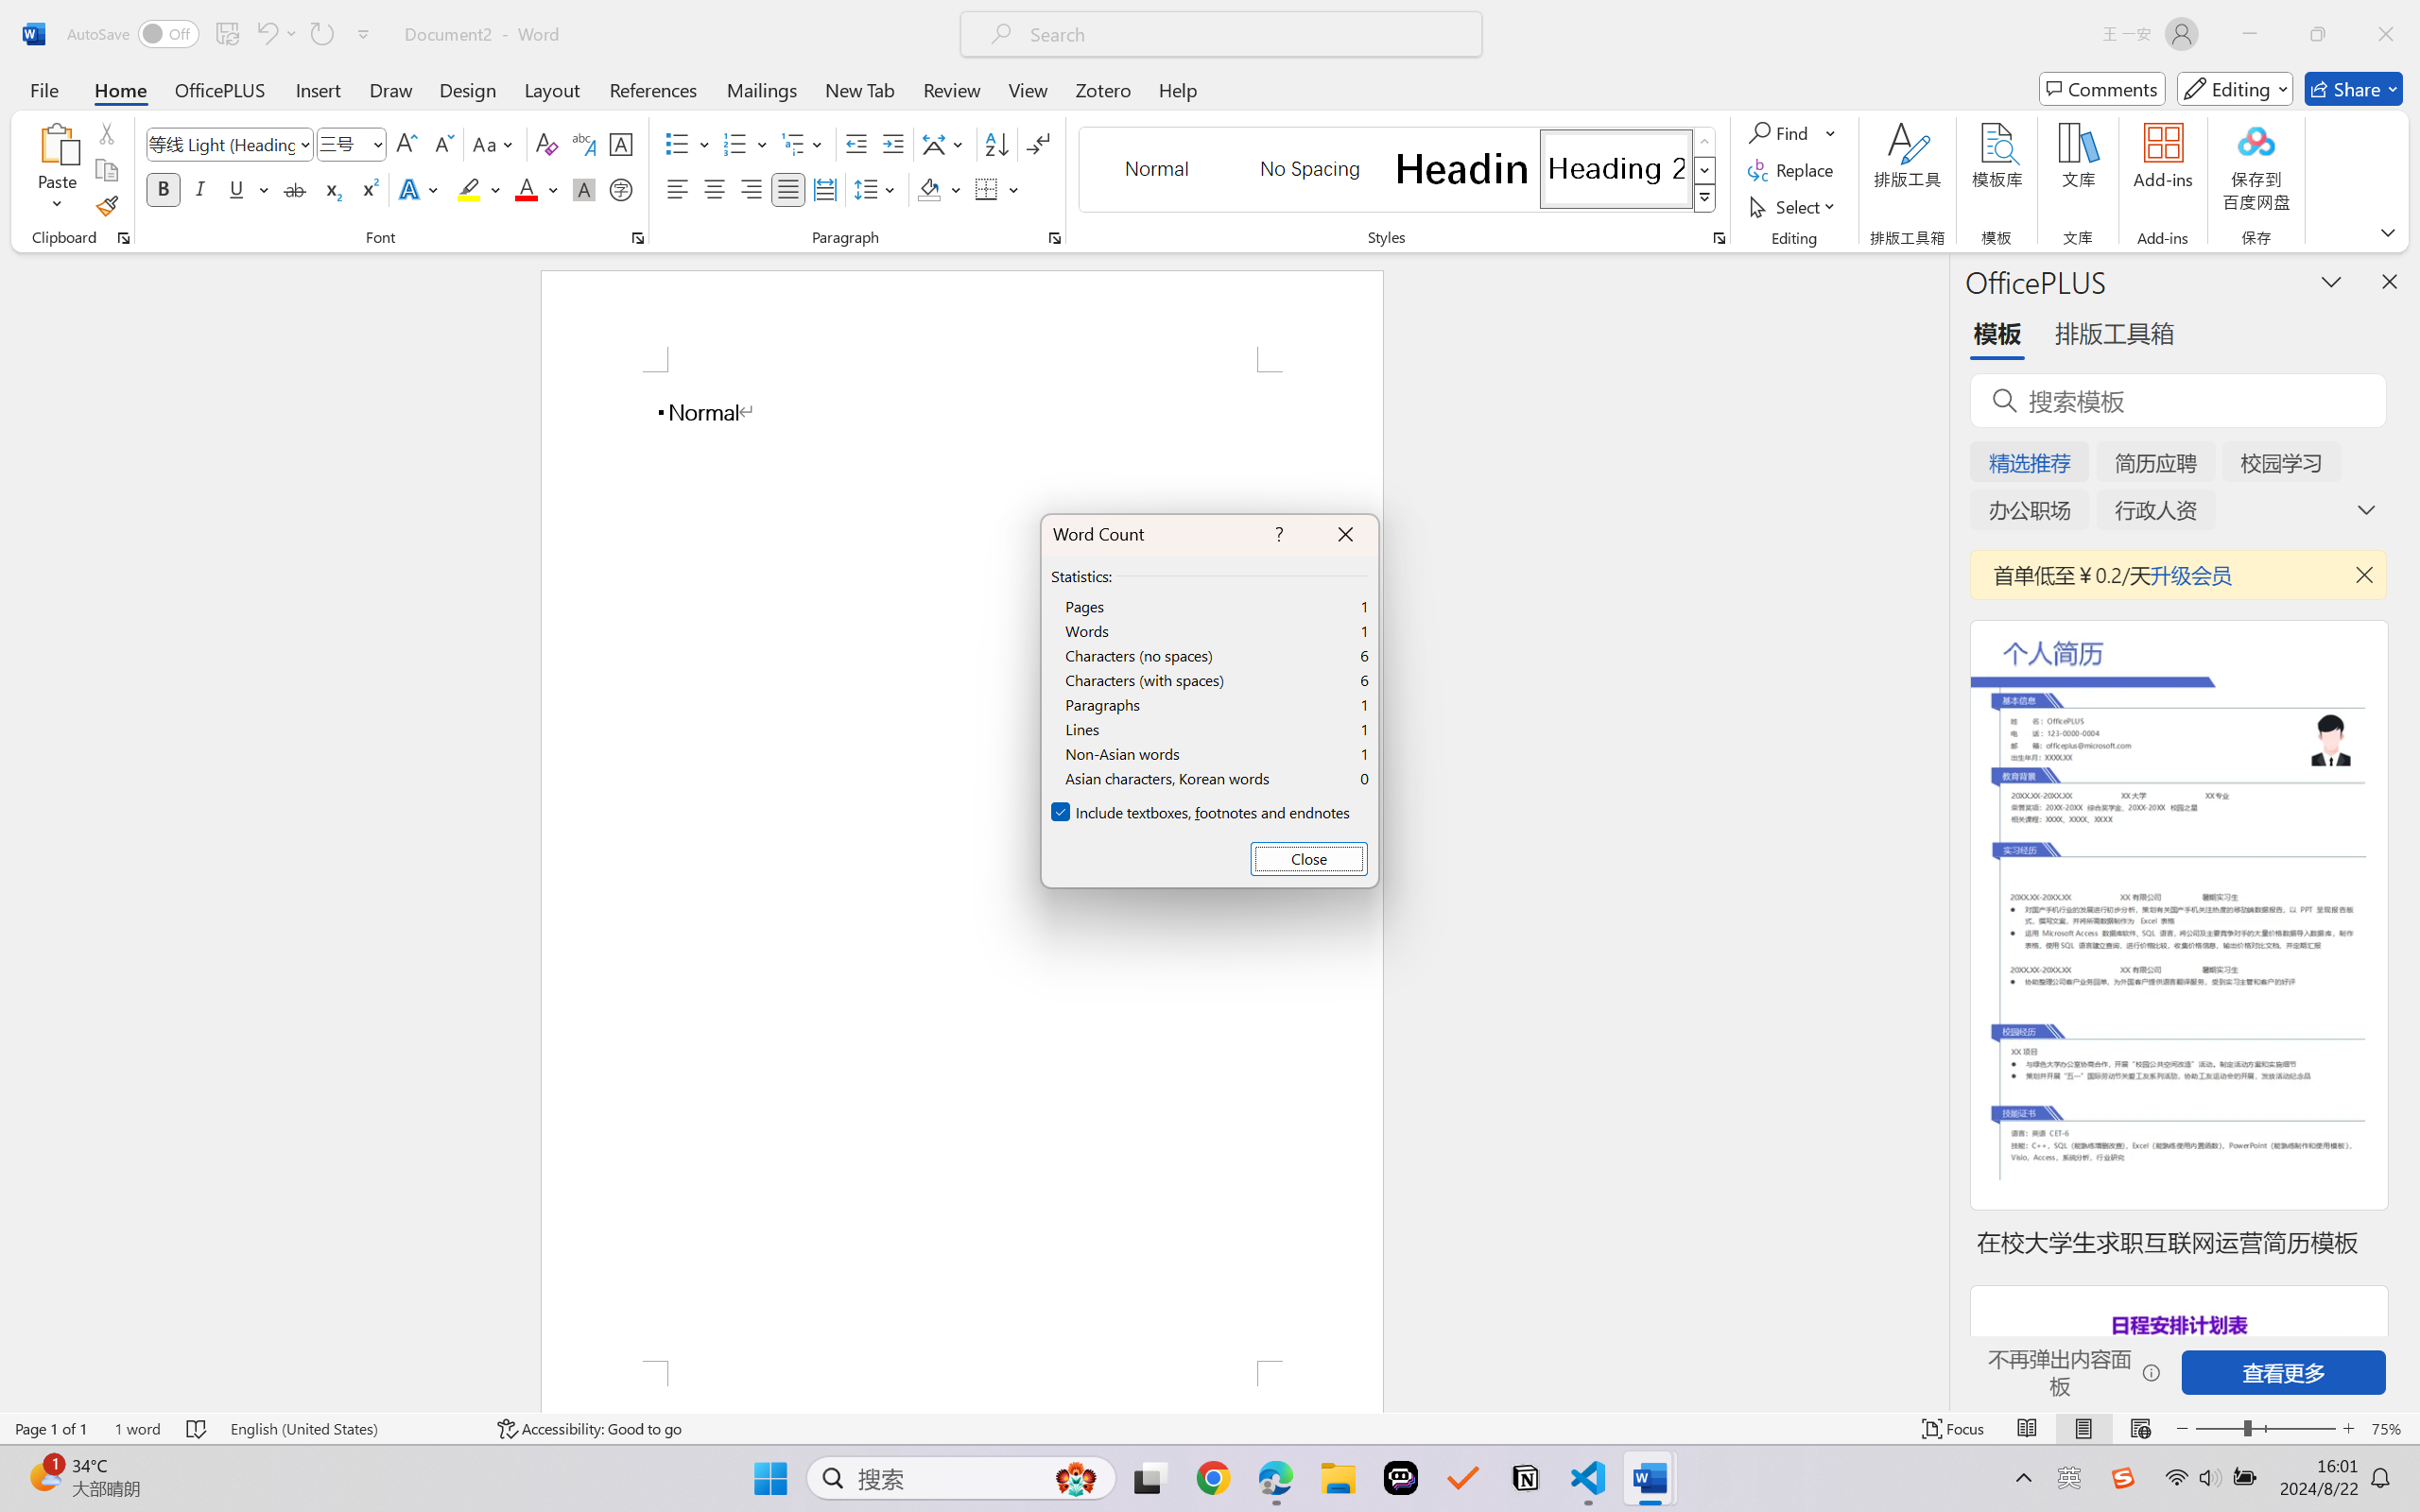 Image resolution: width=2420 pixels, height=1512 pixels. What do you see at coordinates (441, 144) in the screenshot?
I see `'Shrink Font'` at bounding box center [441, 144].